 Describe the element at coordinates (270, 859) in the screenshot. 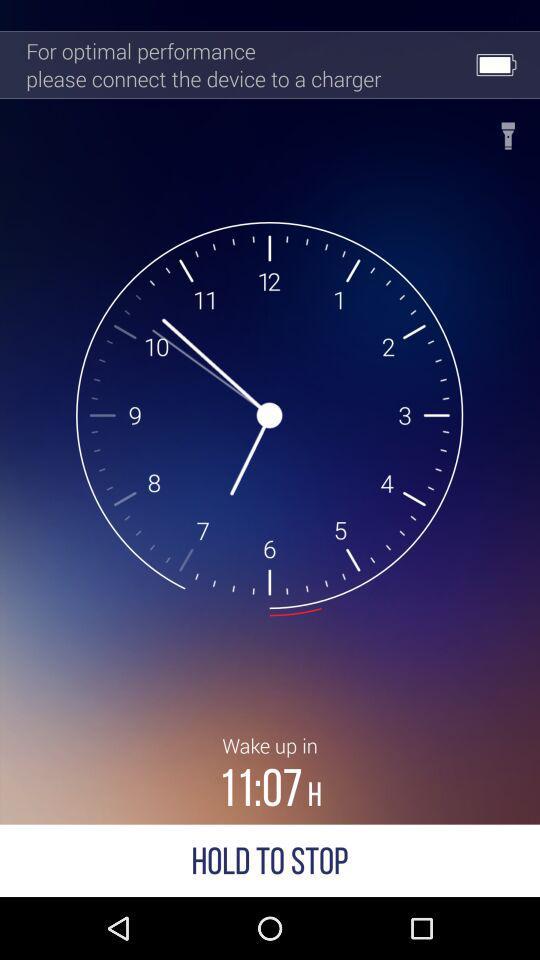

I see `item below the 11:07 h icon` at that location.